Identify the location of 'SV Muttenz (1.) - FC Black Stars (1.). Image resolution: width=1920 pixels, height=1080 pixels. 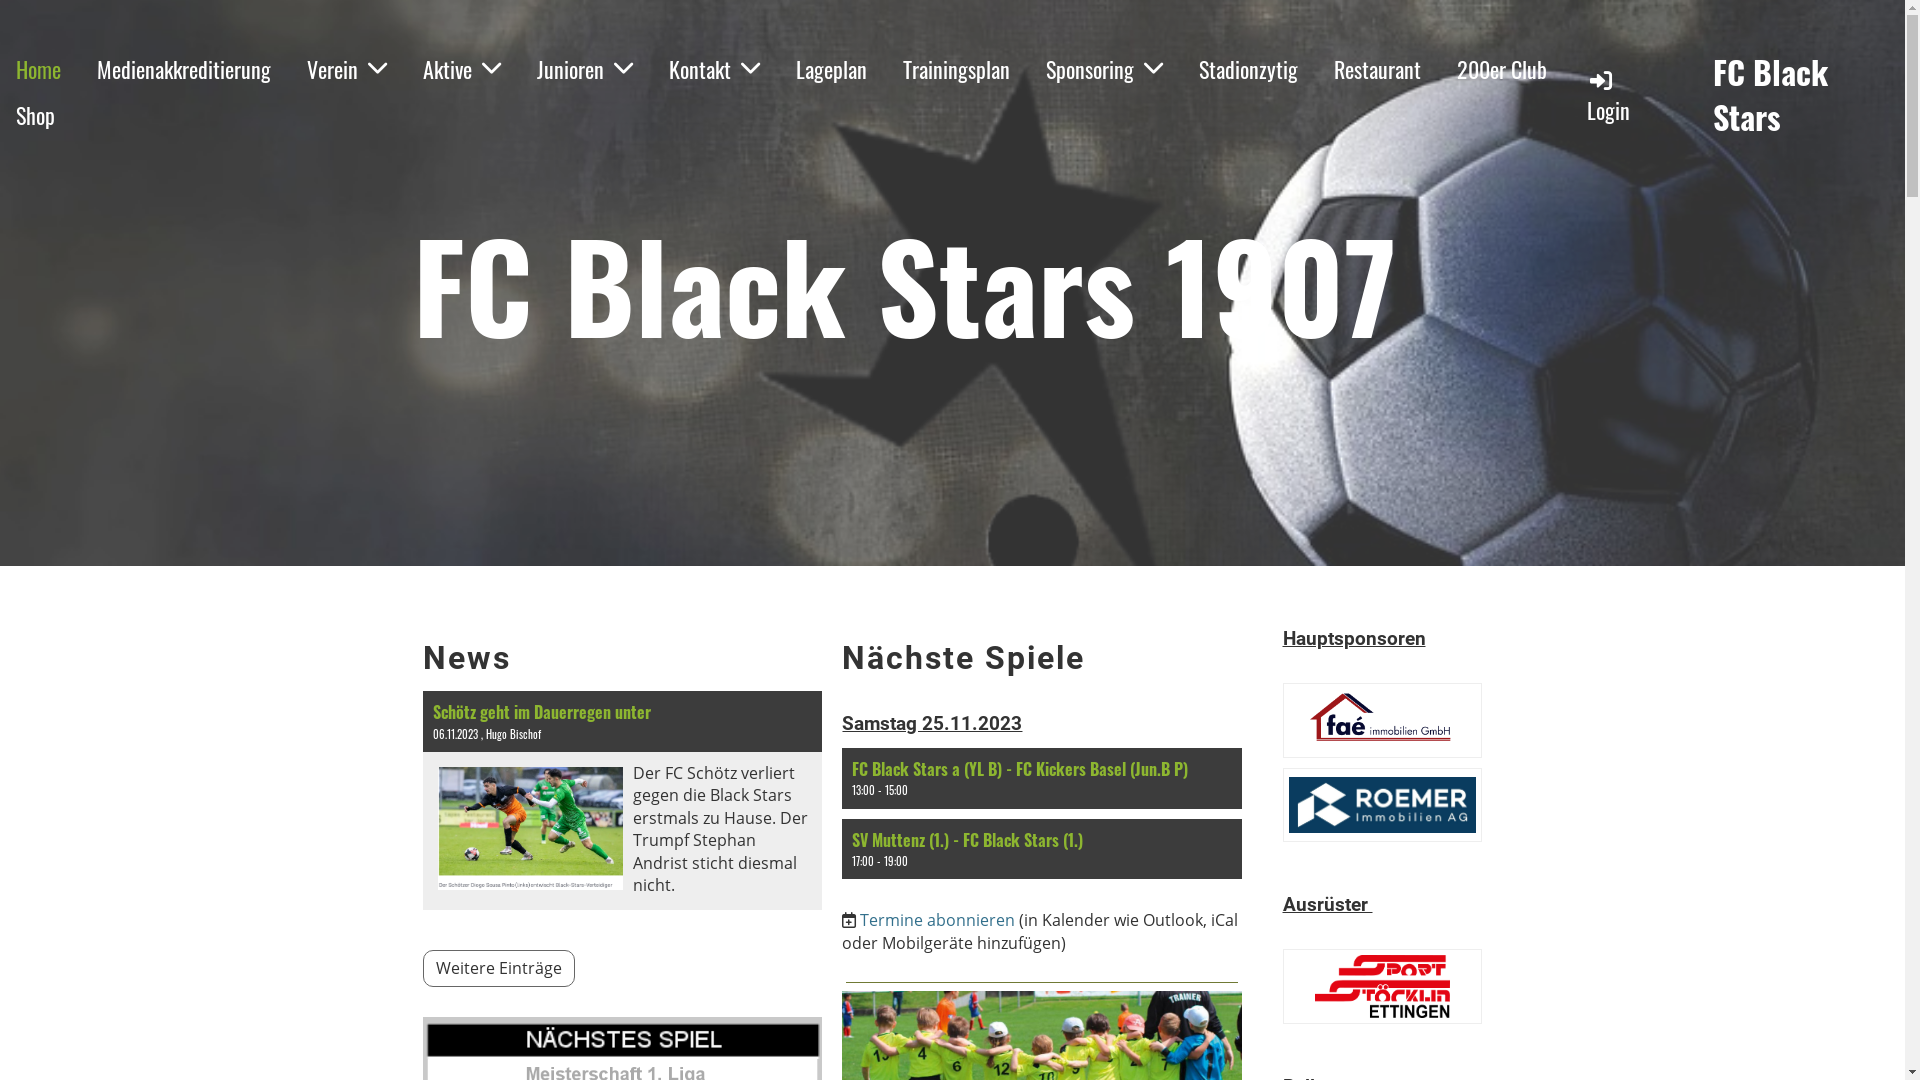
(1040, 849).